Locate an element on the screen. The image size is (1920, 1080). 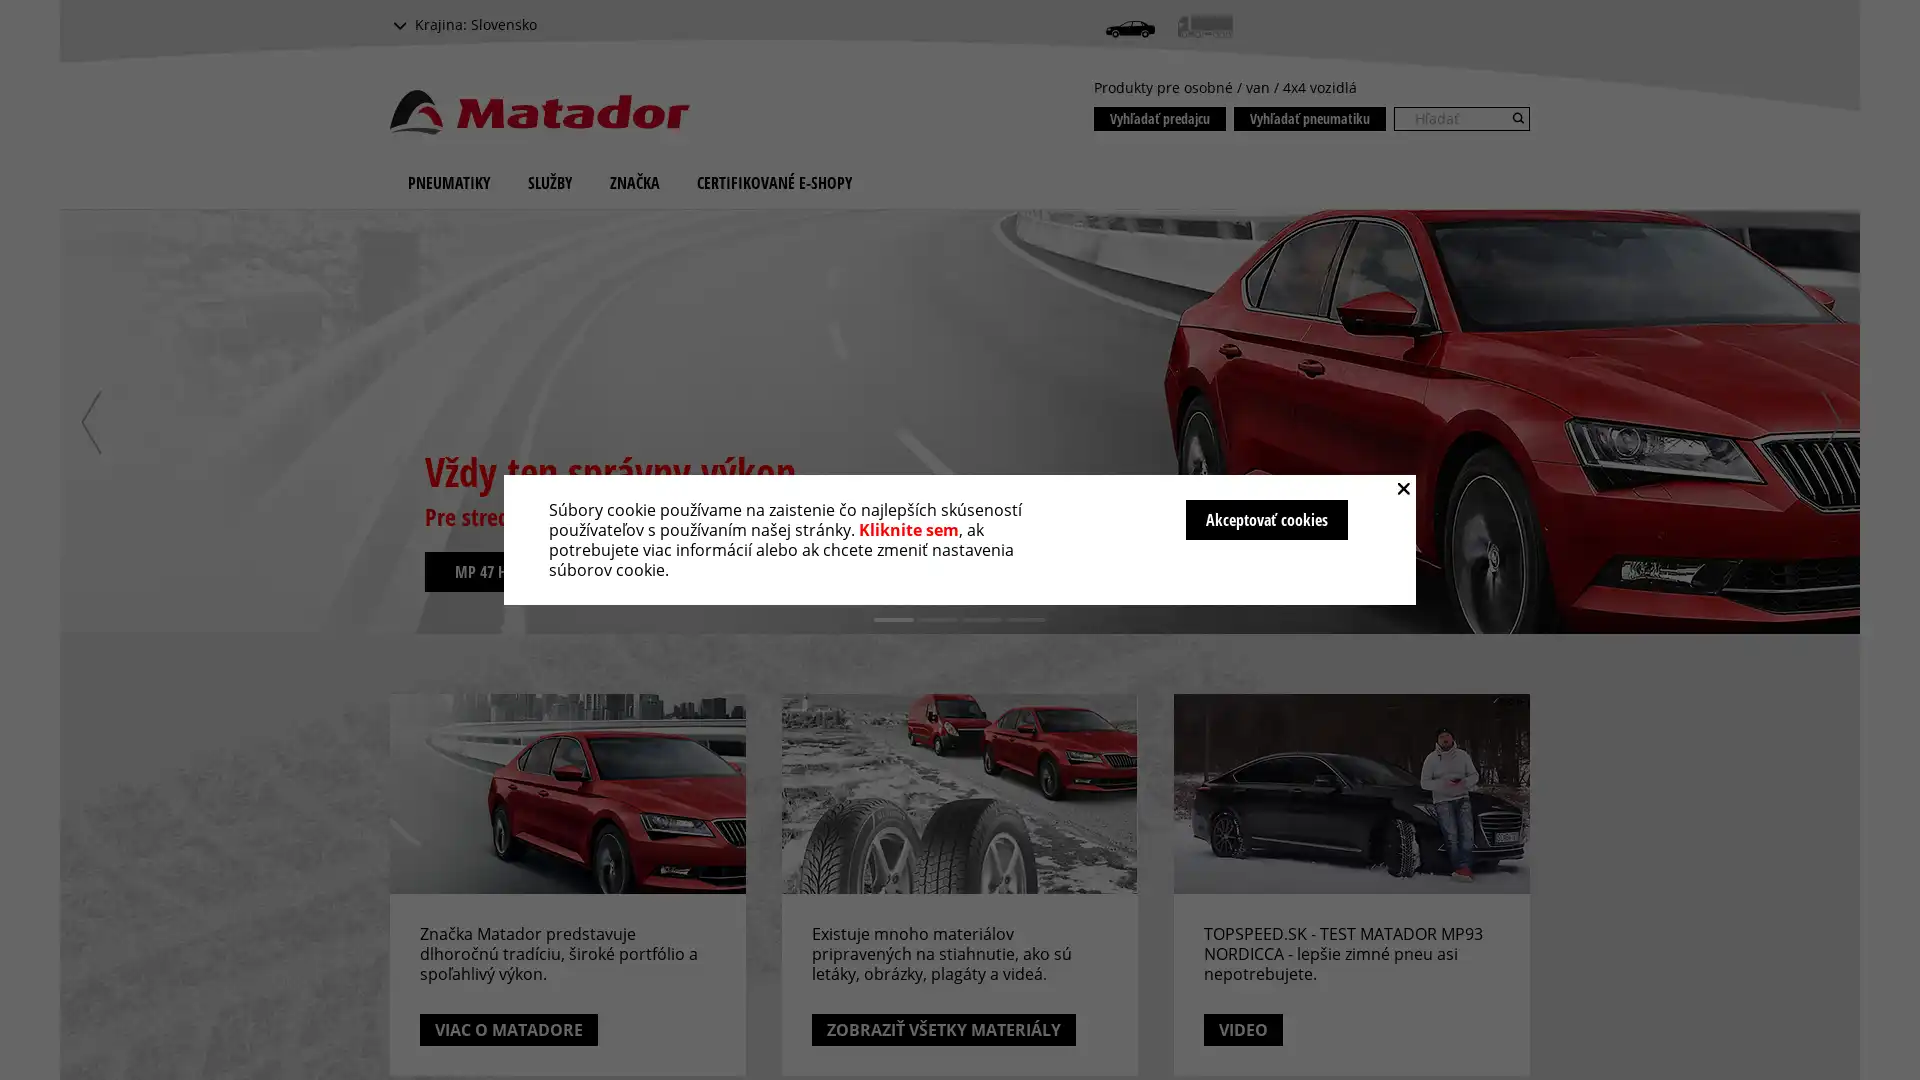
4 is located at coordinates (1026, 619).